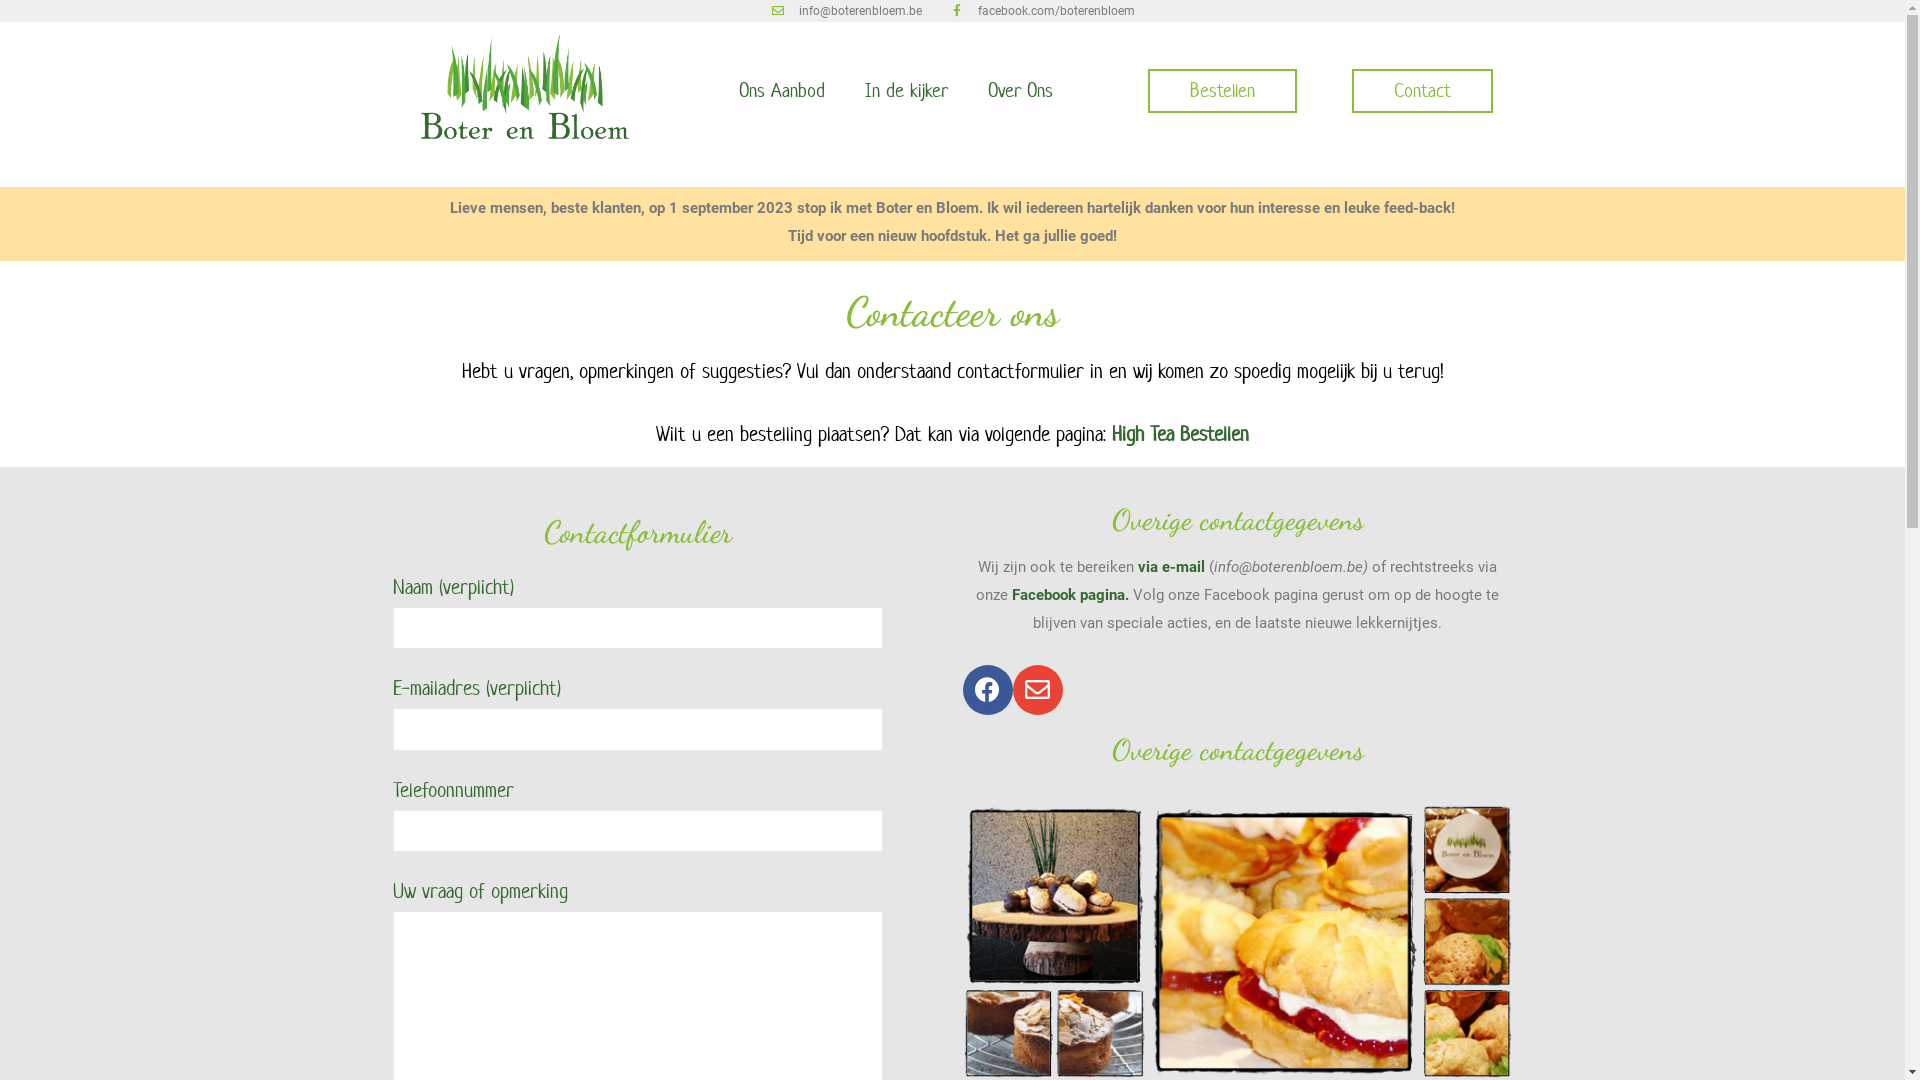 The height and width of the screenshot is (1080, 1920). What do you see at coordinates (1221, 91) in the screenshot?
I see `'Bestellen'` at bounding box center [1221, 91].